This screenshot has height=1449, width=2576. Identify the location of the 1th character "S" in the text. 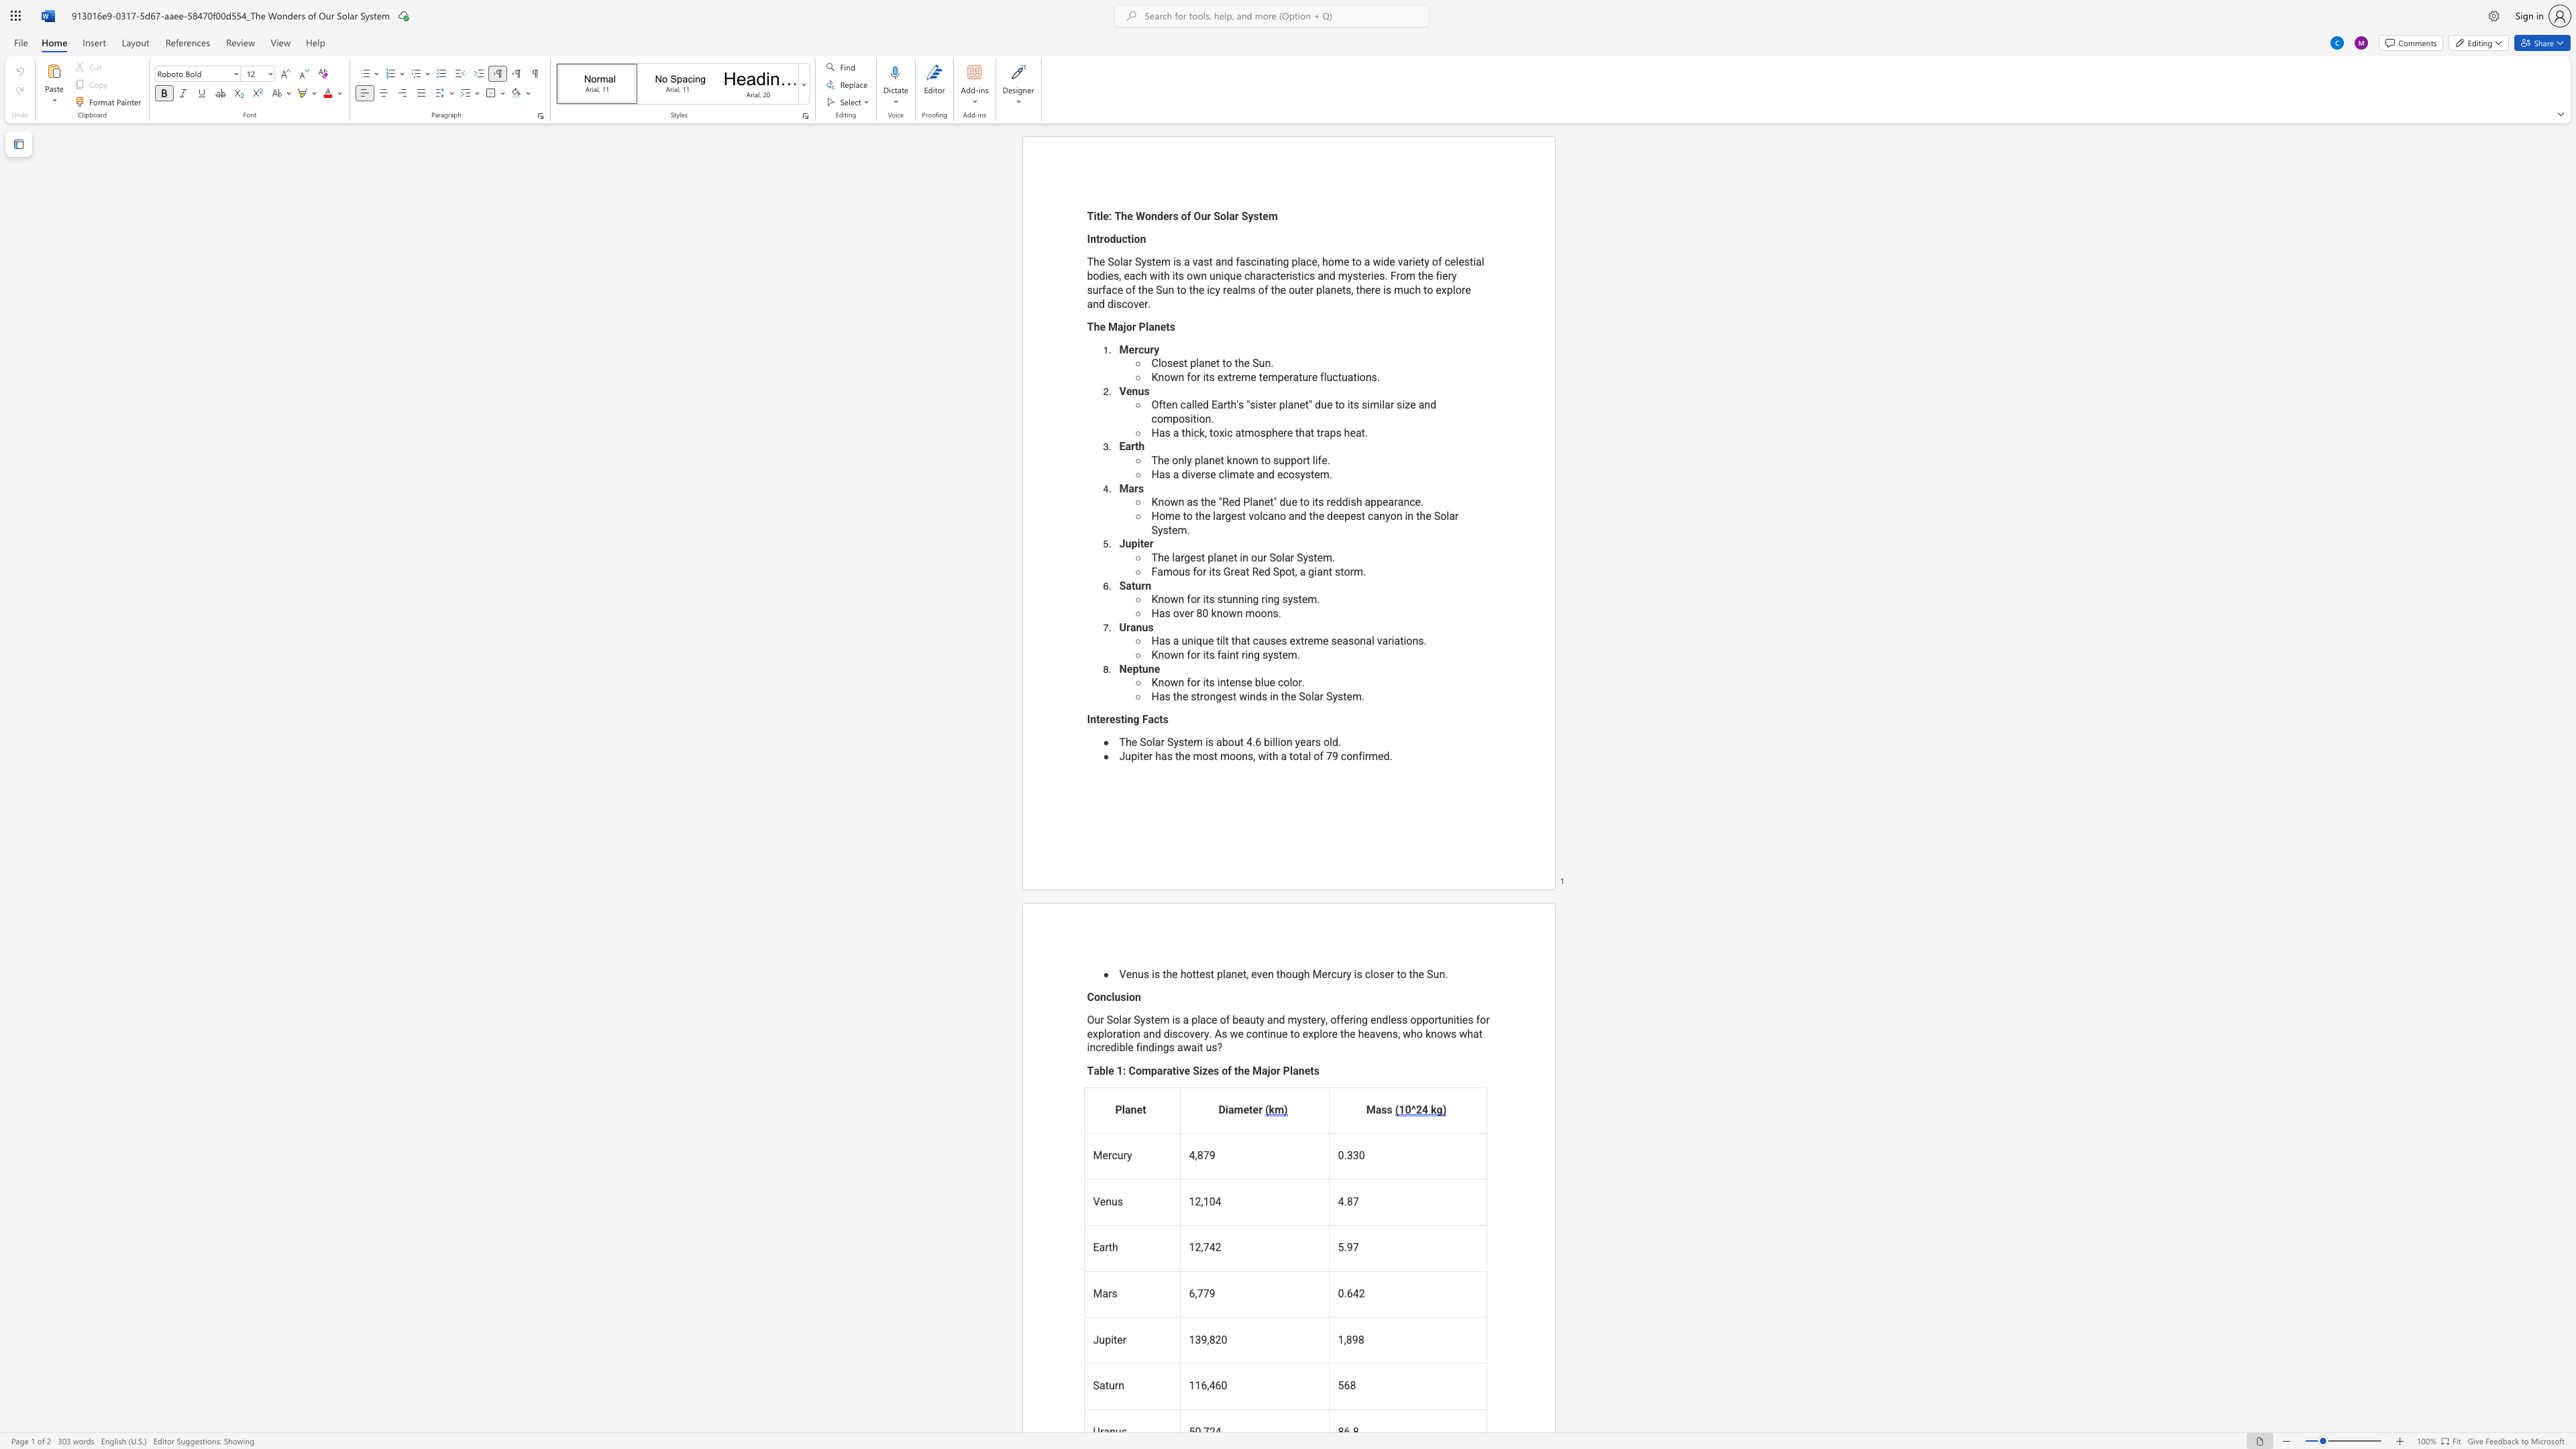
(1142, 741).